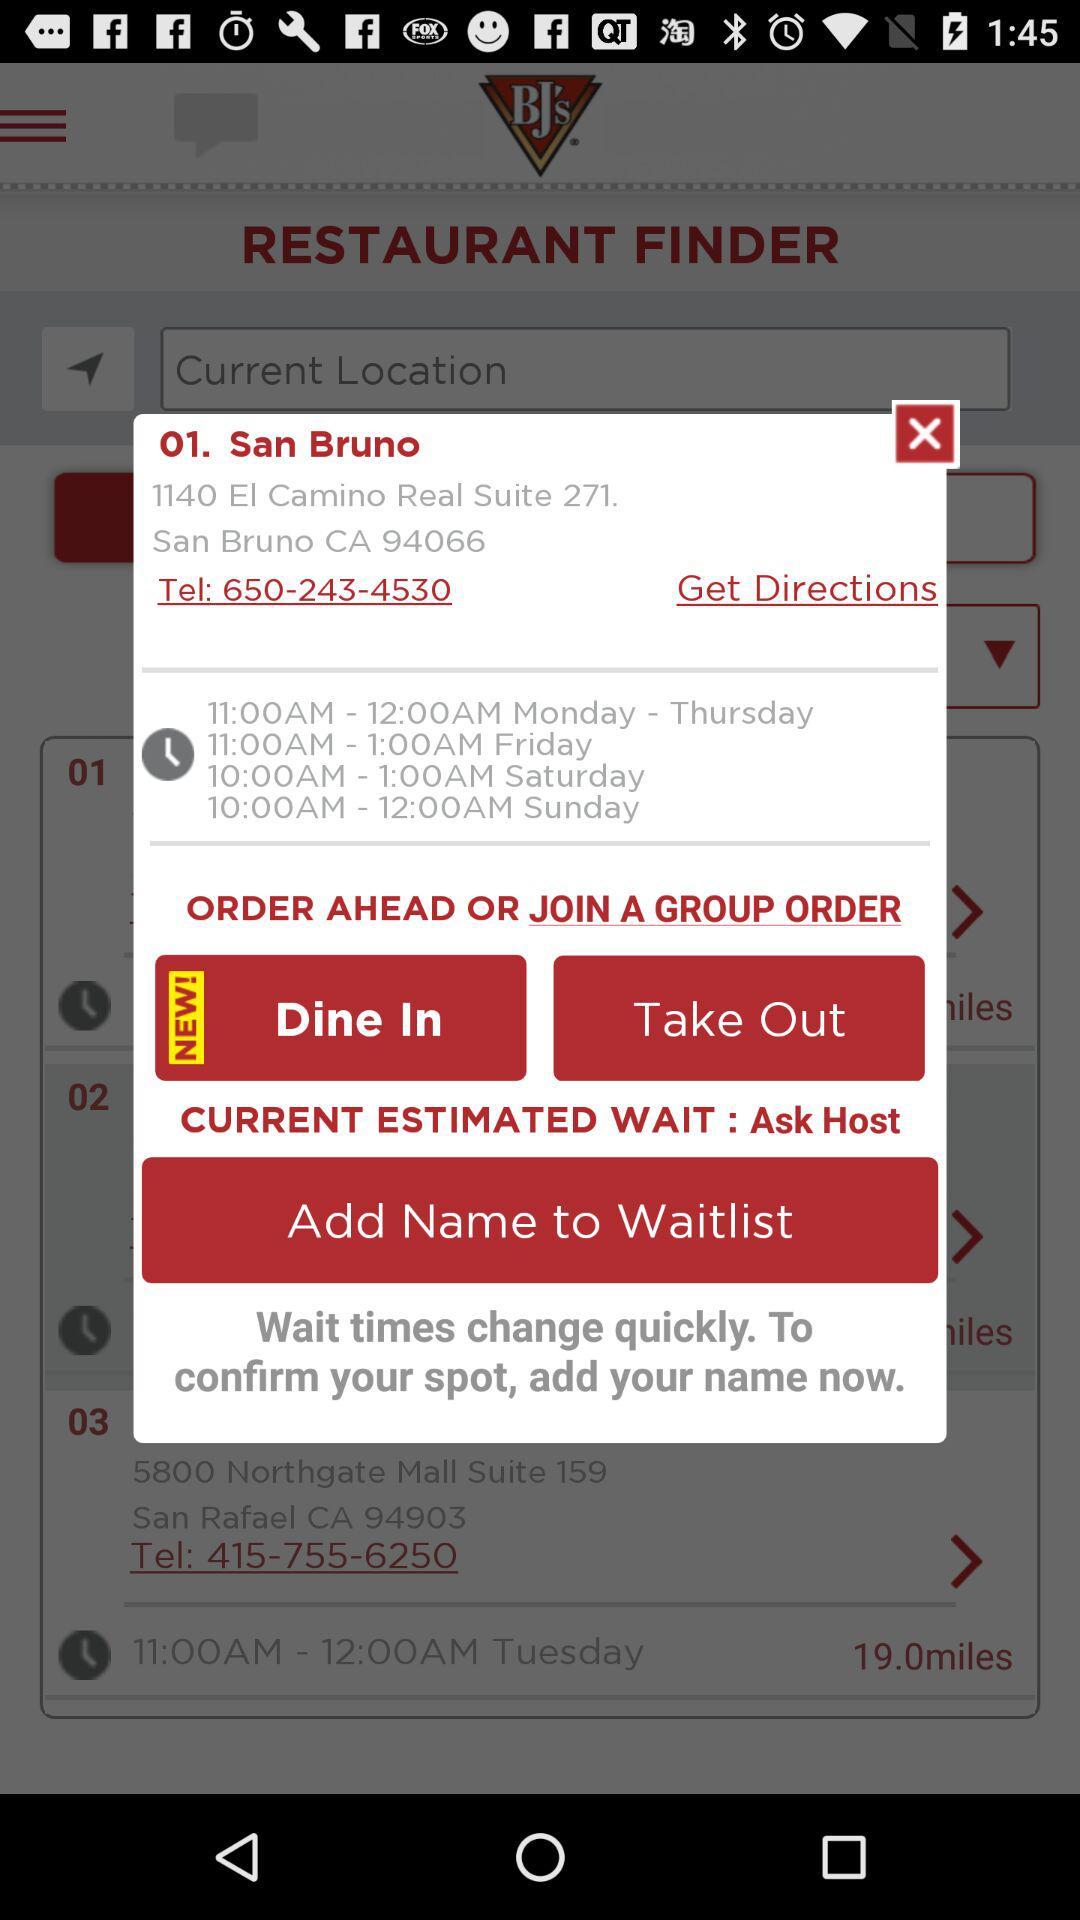 The height and width of the screenshot is (1920, 1080). Describe the element at coordinates (739, 1018) in the screenshot. I see `icon next to dine in` at that location.